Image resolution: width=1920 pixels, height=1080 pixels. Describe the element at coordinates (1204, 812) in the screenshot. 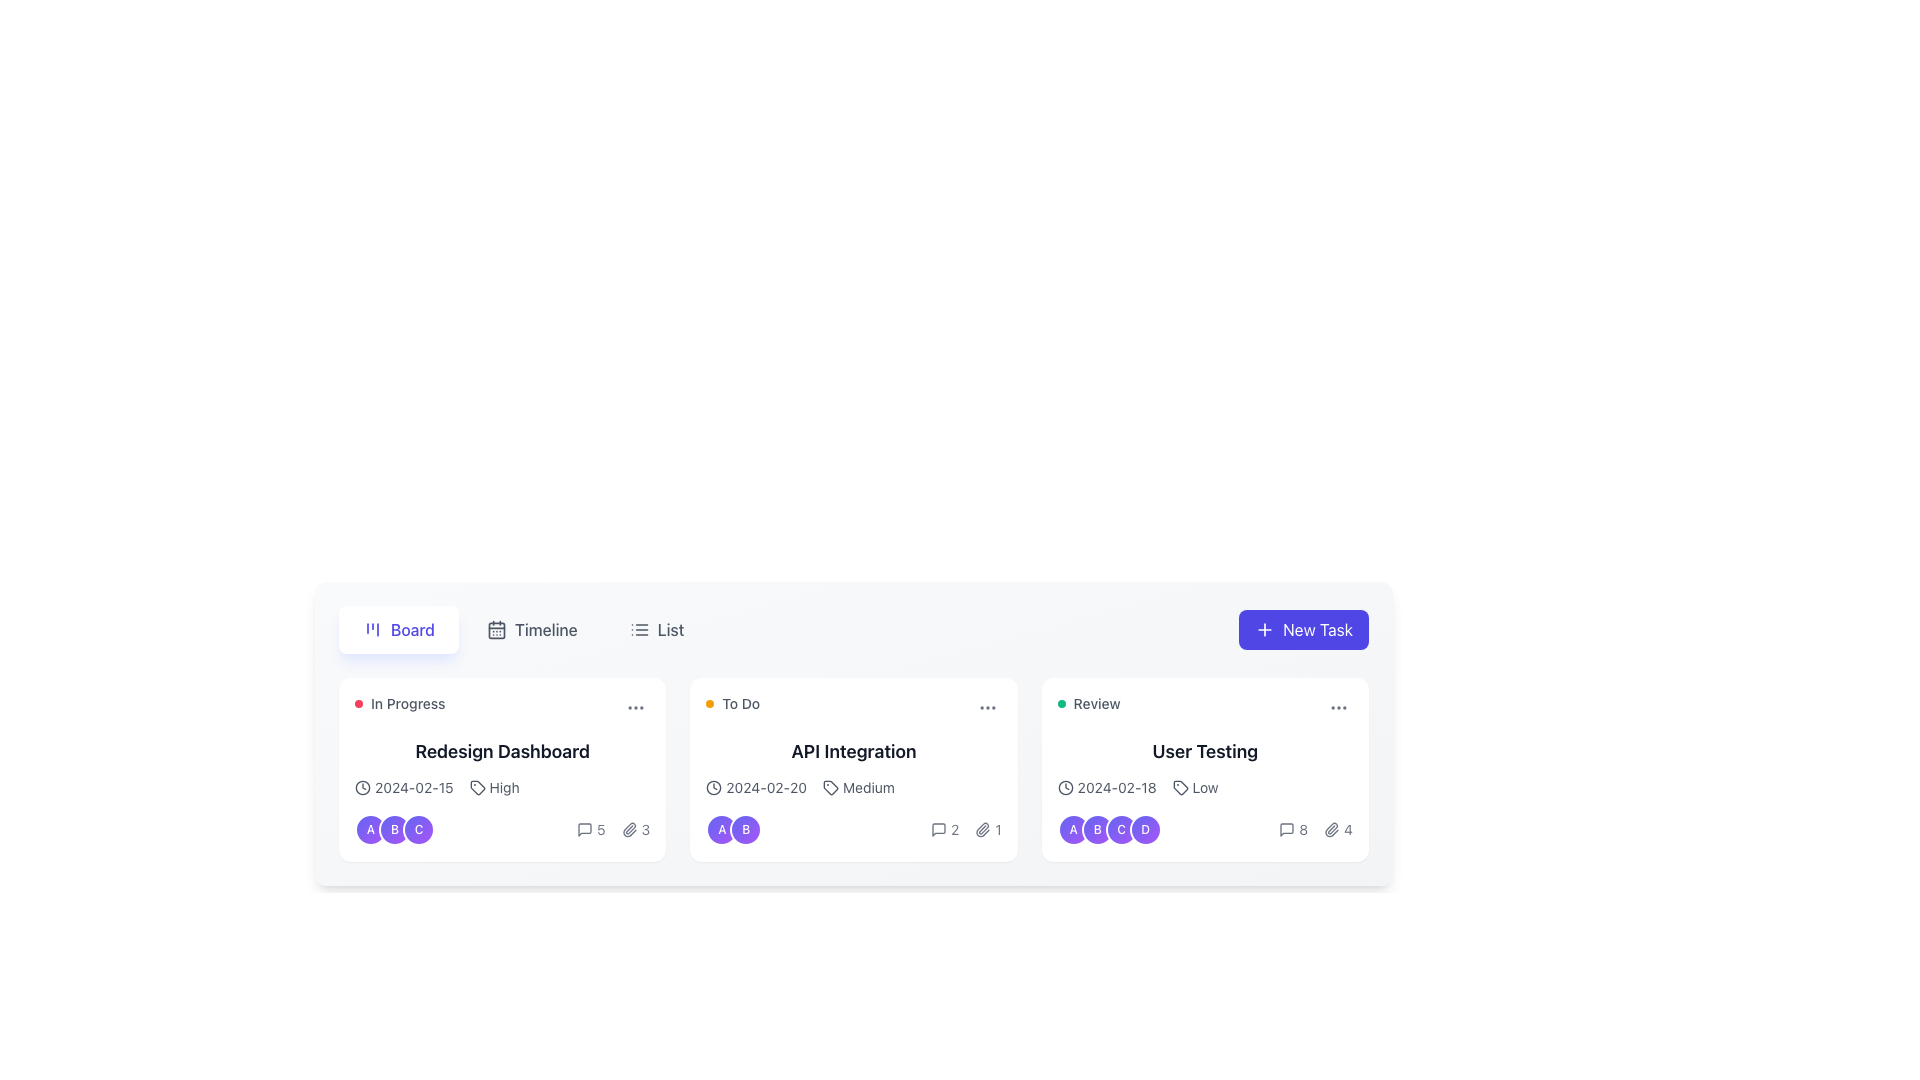

I see `the date ('2024-02-18') or priority indicator ('Low') in the Information panel of the 'User Testing' card within the 'Review' section` at that location.